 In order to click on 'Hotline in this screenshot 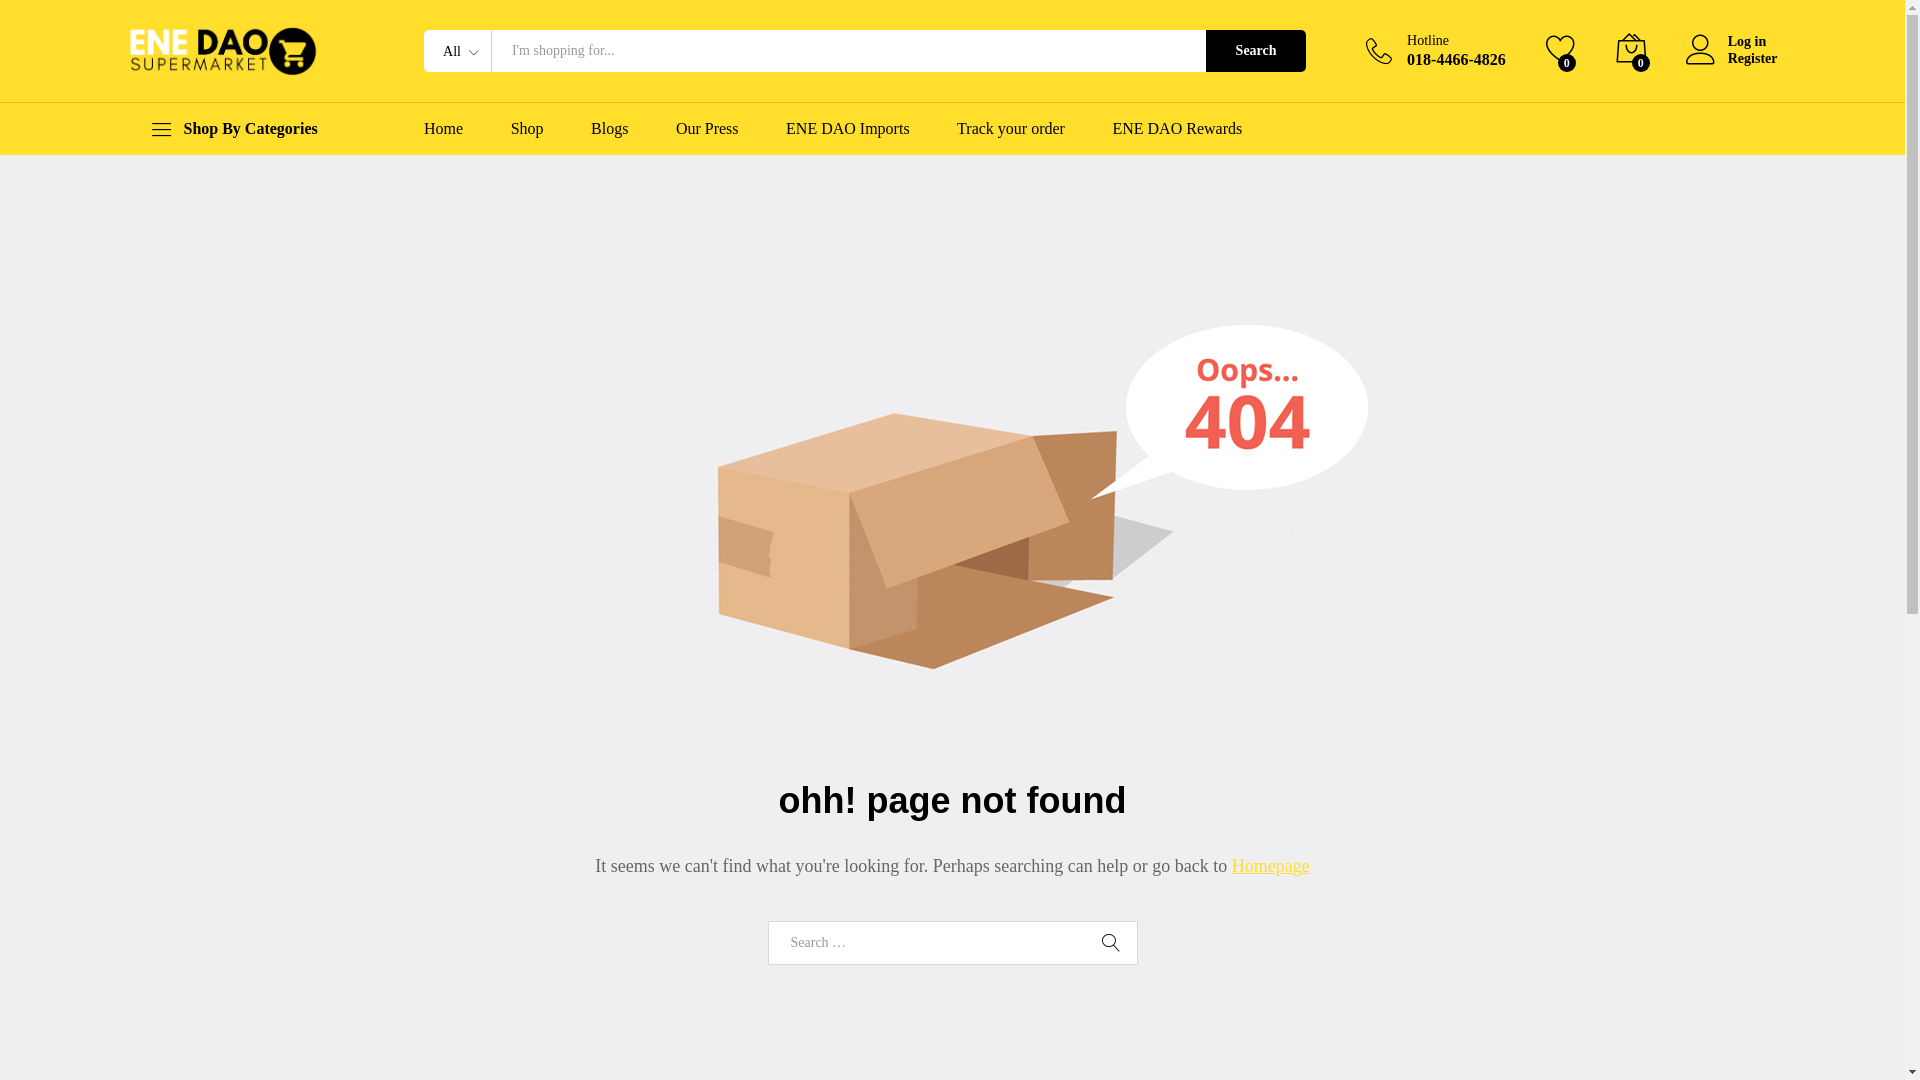, I will do `click(1434, 49)`.